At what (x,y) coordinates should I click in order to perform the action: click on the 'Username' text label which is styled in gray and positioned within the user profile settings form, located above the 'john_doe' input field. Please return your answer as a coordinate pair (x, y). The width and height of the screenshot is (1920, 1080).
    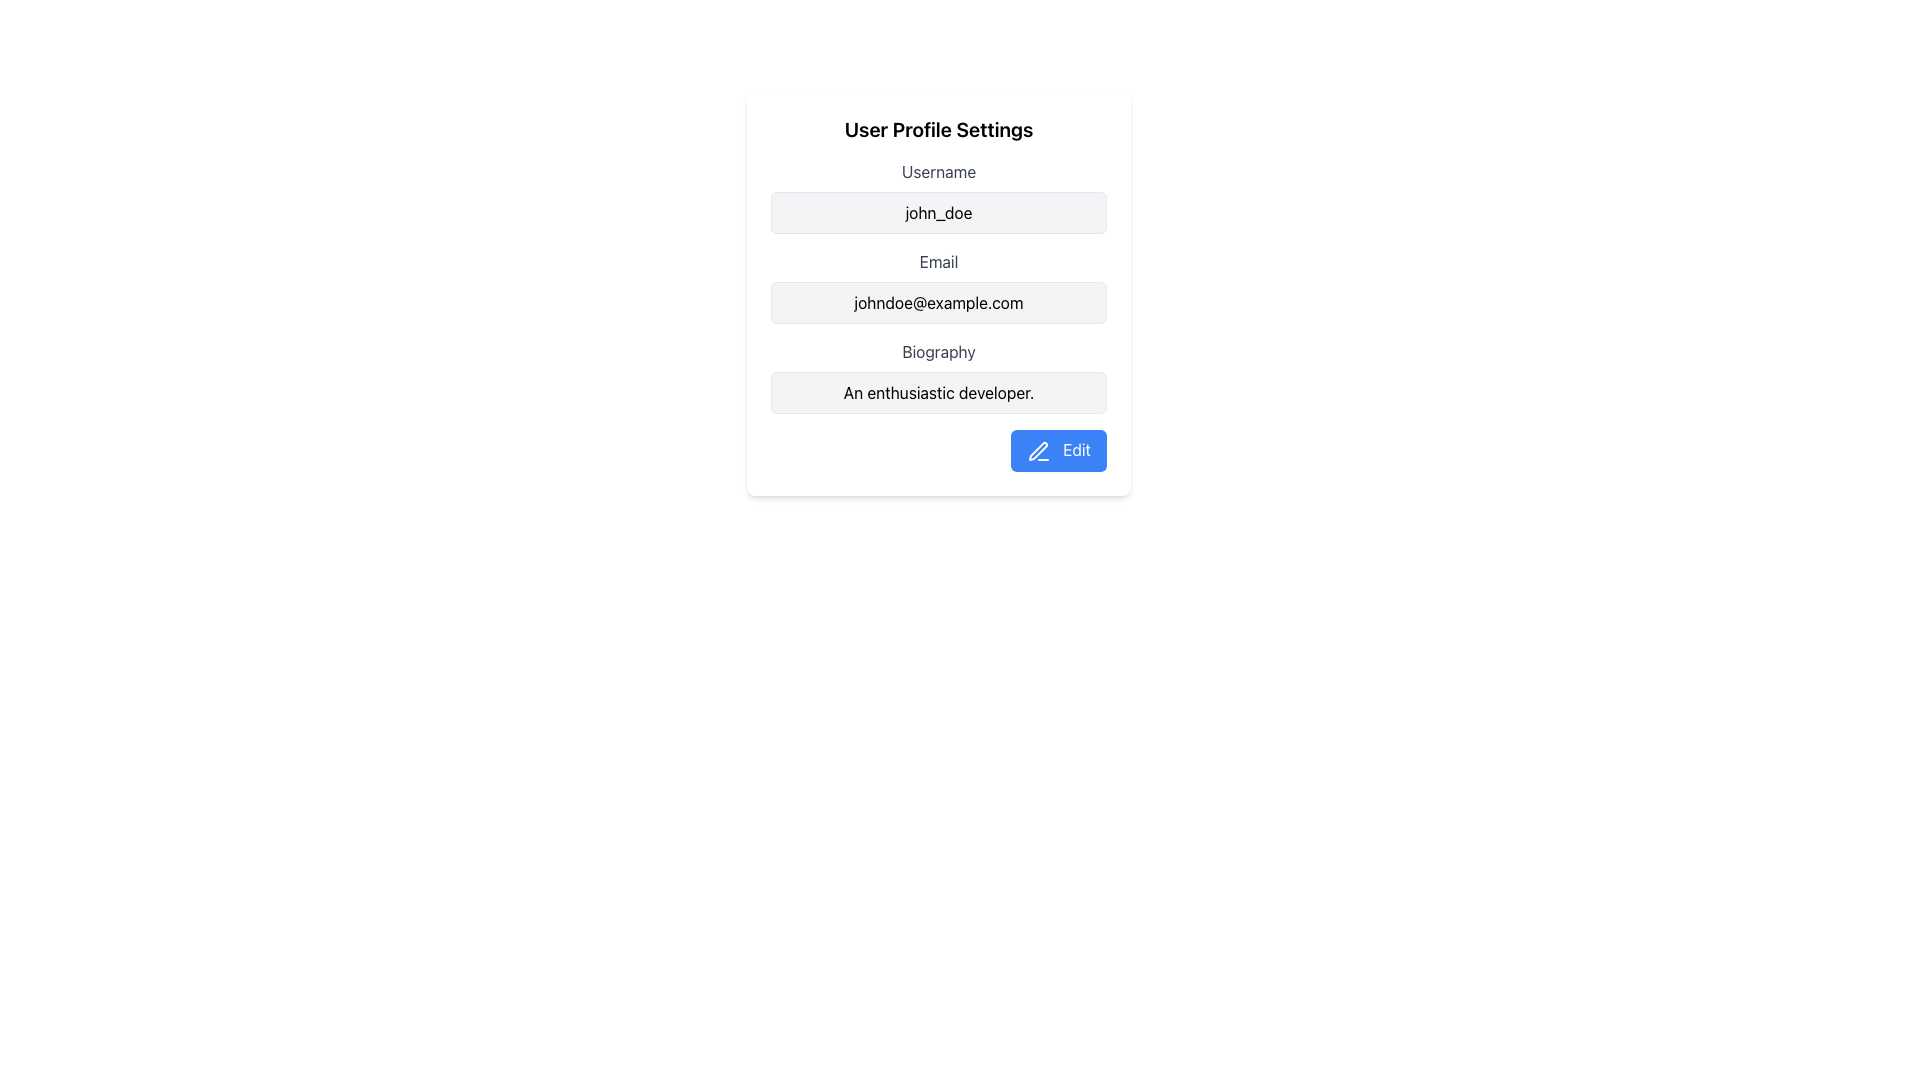
    Looking at the image, I should click on (938, 171).